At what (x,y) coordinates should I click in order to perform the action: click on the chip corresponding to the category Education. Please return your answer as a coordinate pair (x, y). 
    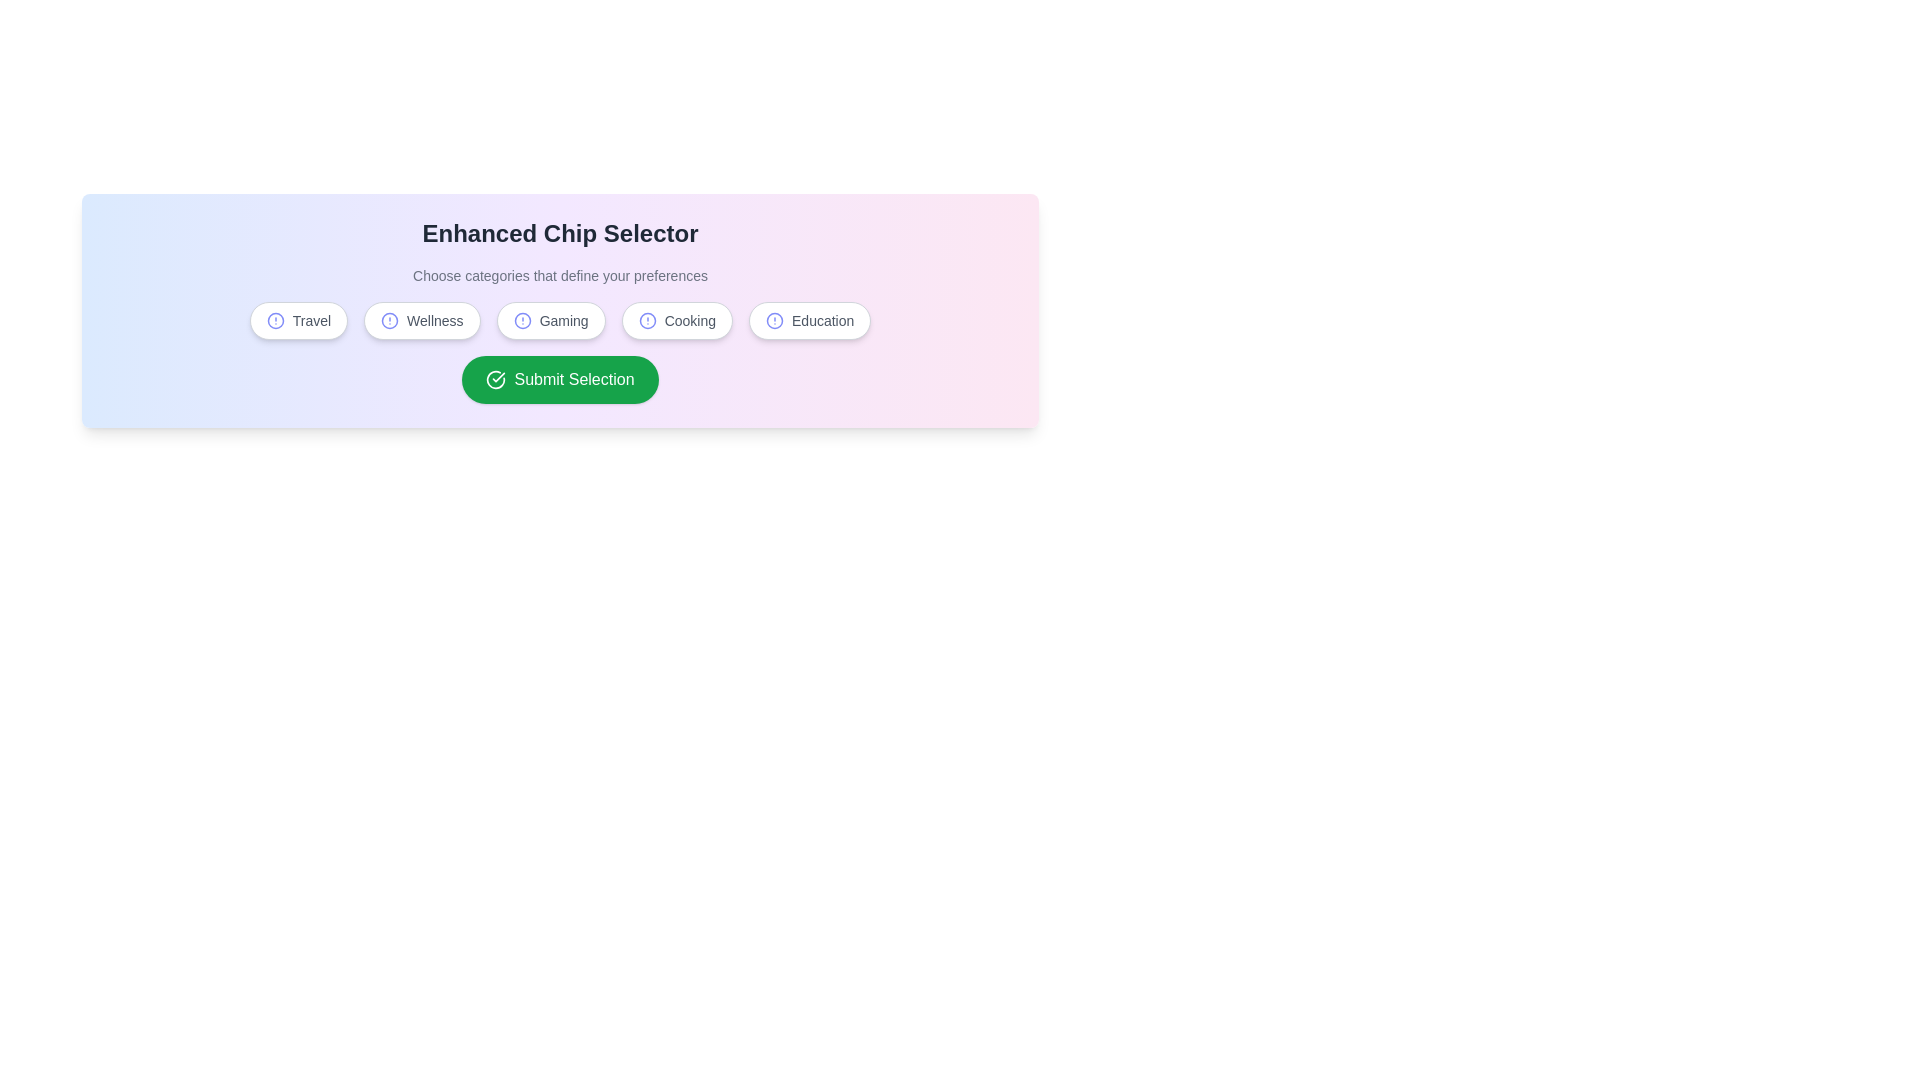
    Looking at the image, I should click on (810, 319).